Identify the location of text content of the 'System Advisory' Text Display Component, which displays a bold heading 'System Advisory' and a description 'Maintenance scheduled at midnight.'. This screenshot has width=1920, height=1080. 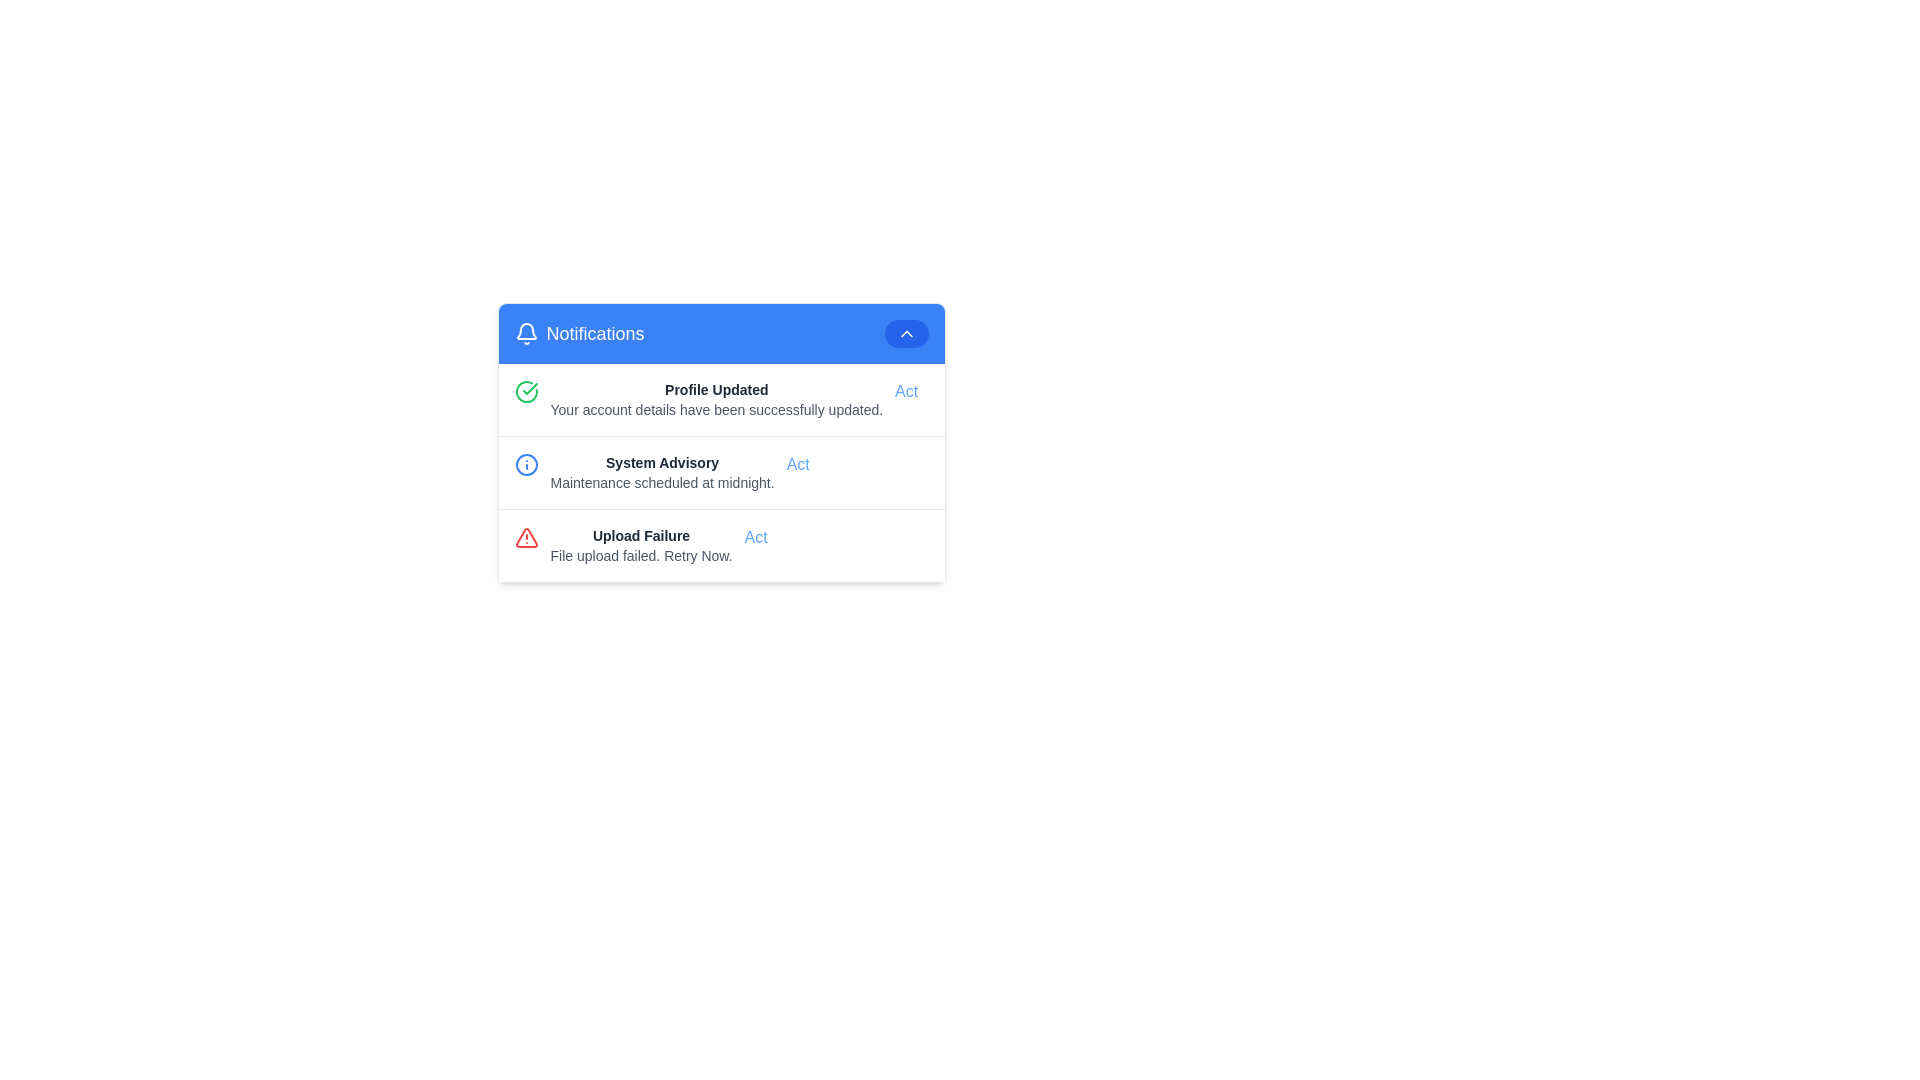
(662, 473).